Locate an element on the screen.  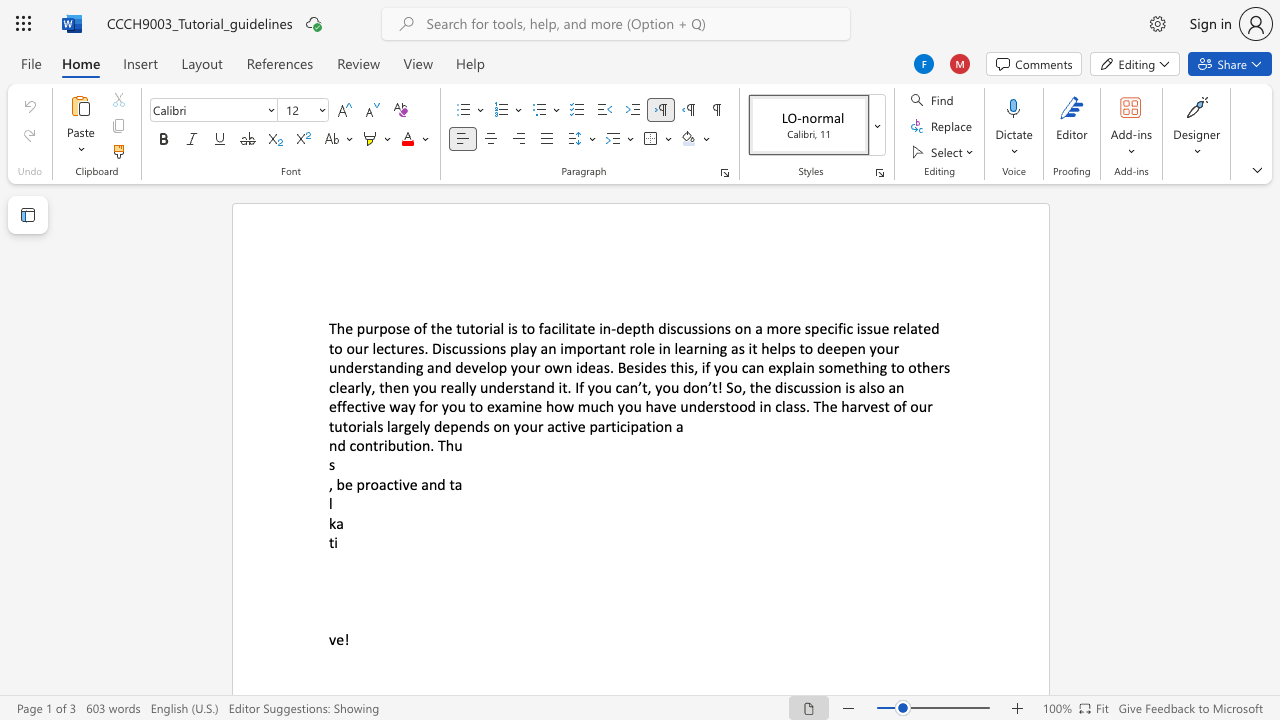
the 1th character "." in the text is located at coordinates (431, 444).